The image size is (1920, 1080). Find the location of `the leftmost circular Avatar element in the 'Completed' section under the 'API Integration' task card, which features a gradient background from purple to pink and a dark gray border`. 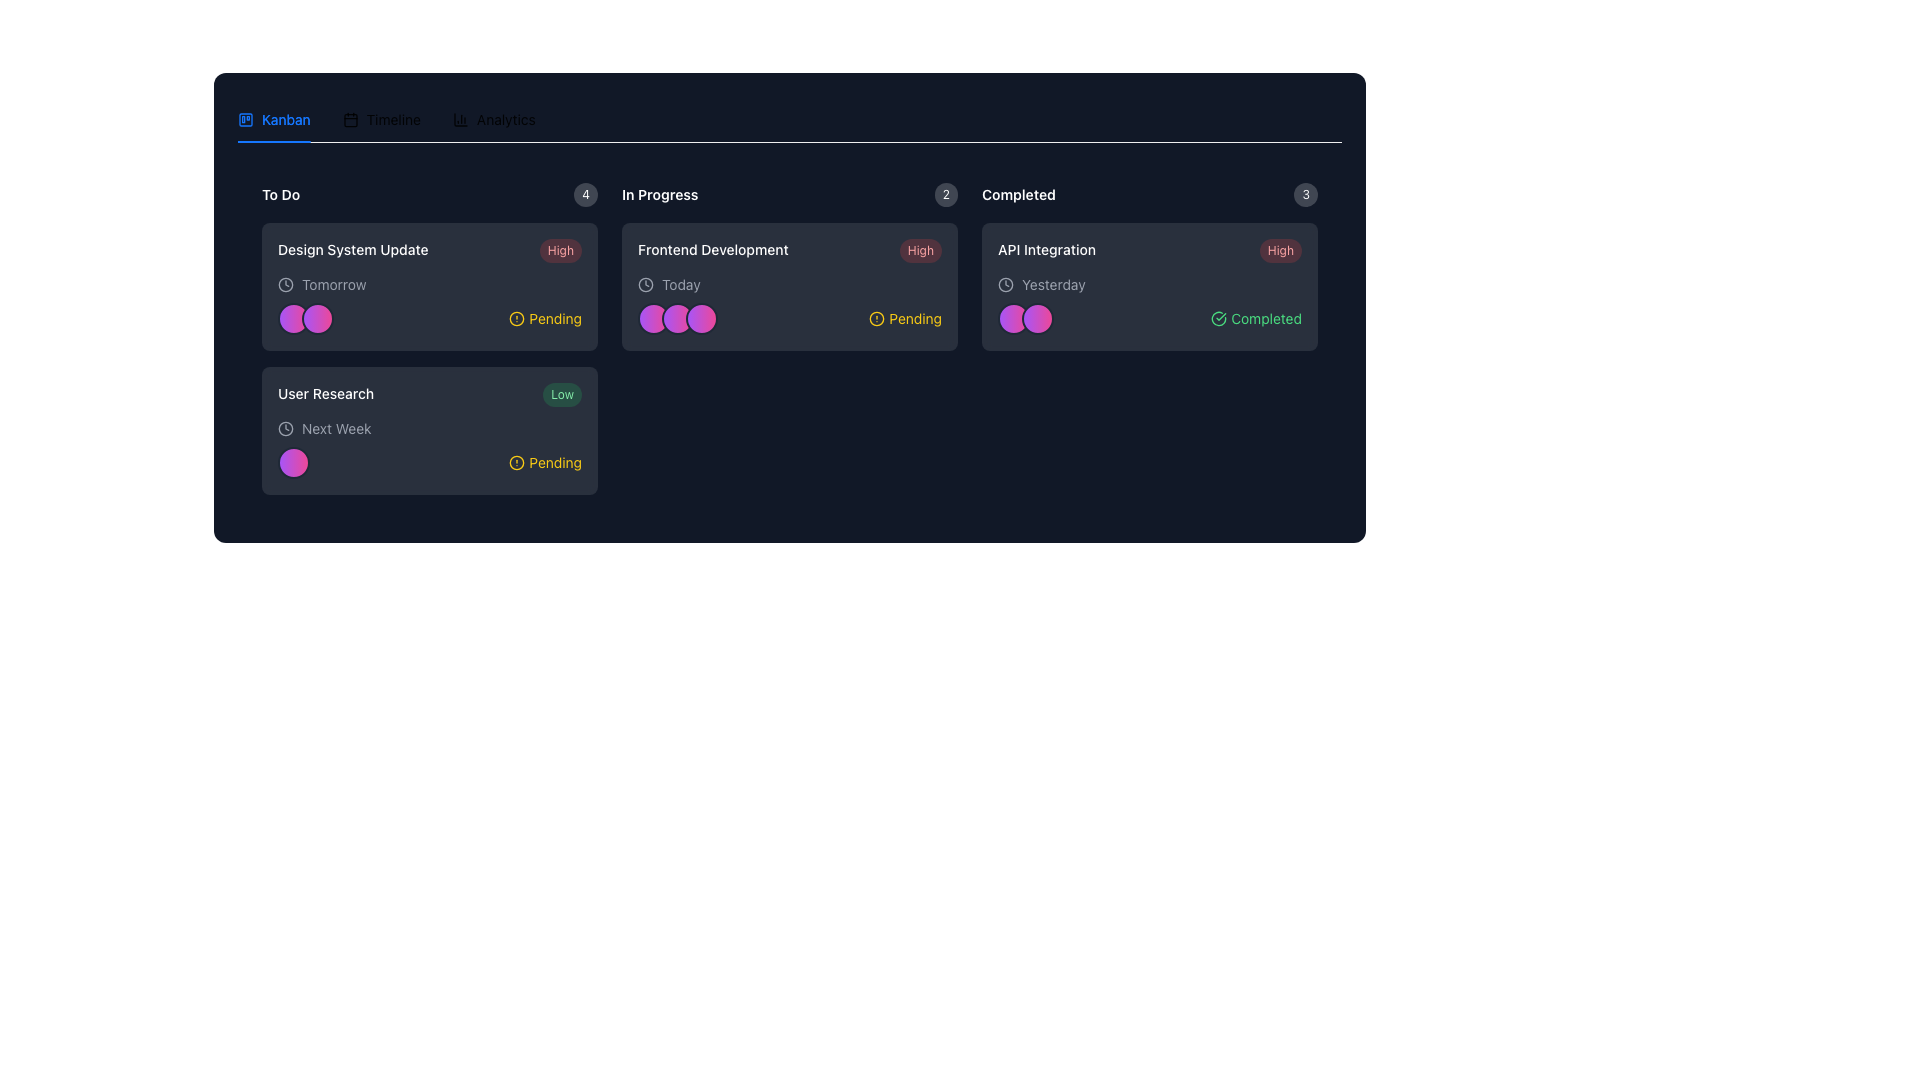

the leftmost circular Avatar element in the 'Completed' section under the 'API Integration' task card, which features a gradient background from purple to pink and a dark gray border is located at coordinates (1013, 318).